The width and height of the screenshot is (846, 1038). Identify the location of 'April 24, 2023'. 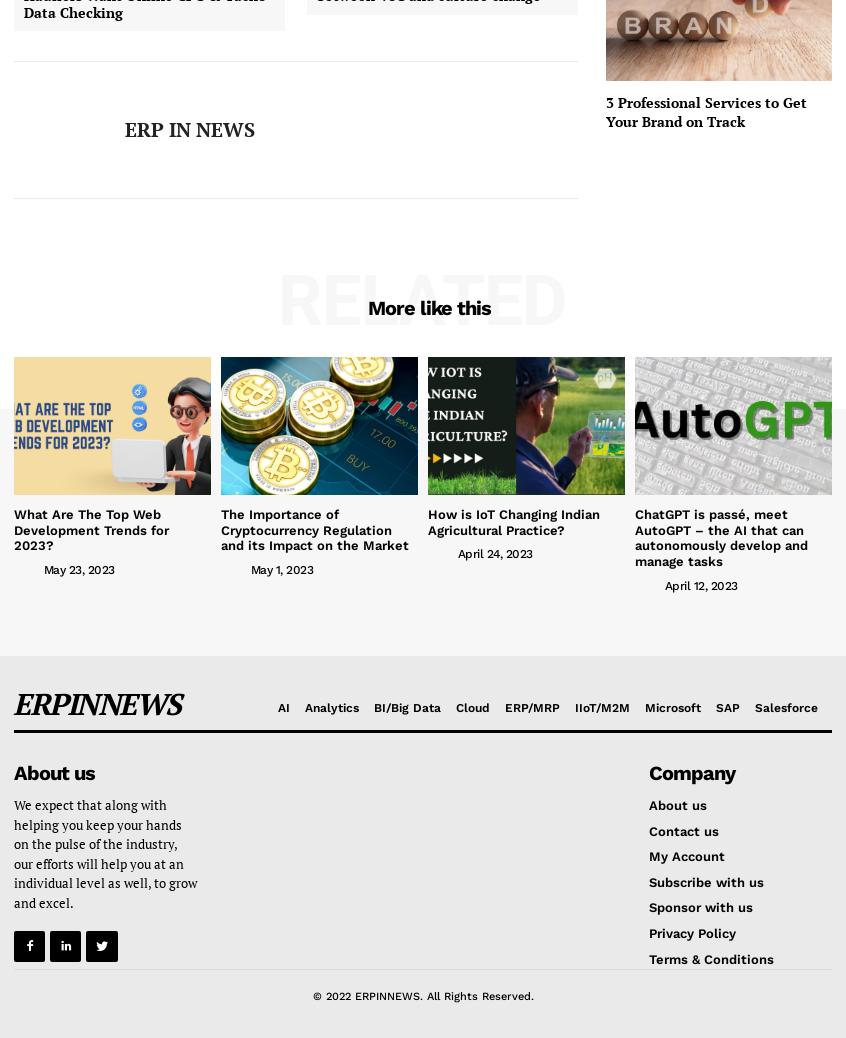
(494, 552).